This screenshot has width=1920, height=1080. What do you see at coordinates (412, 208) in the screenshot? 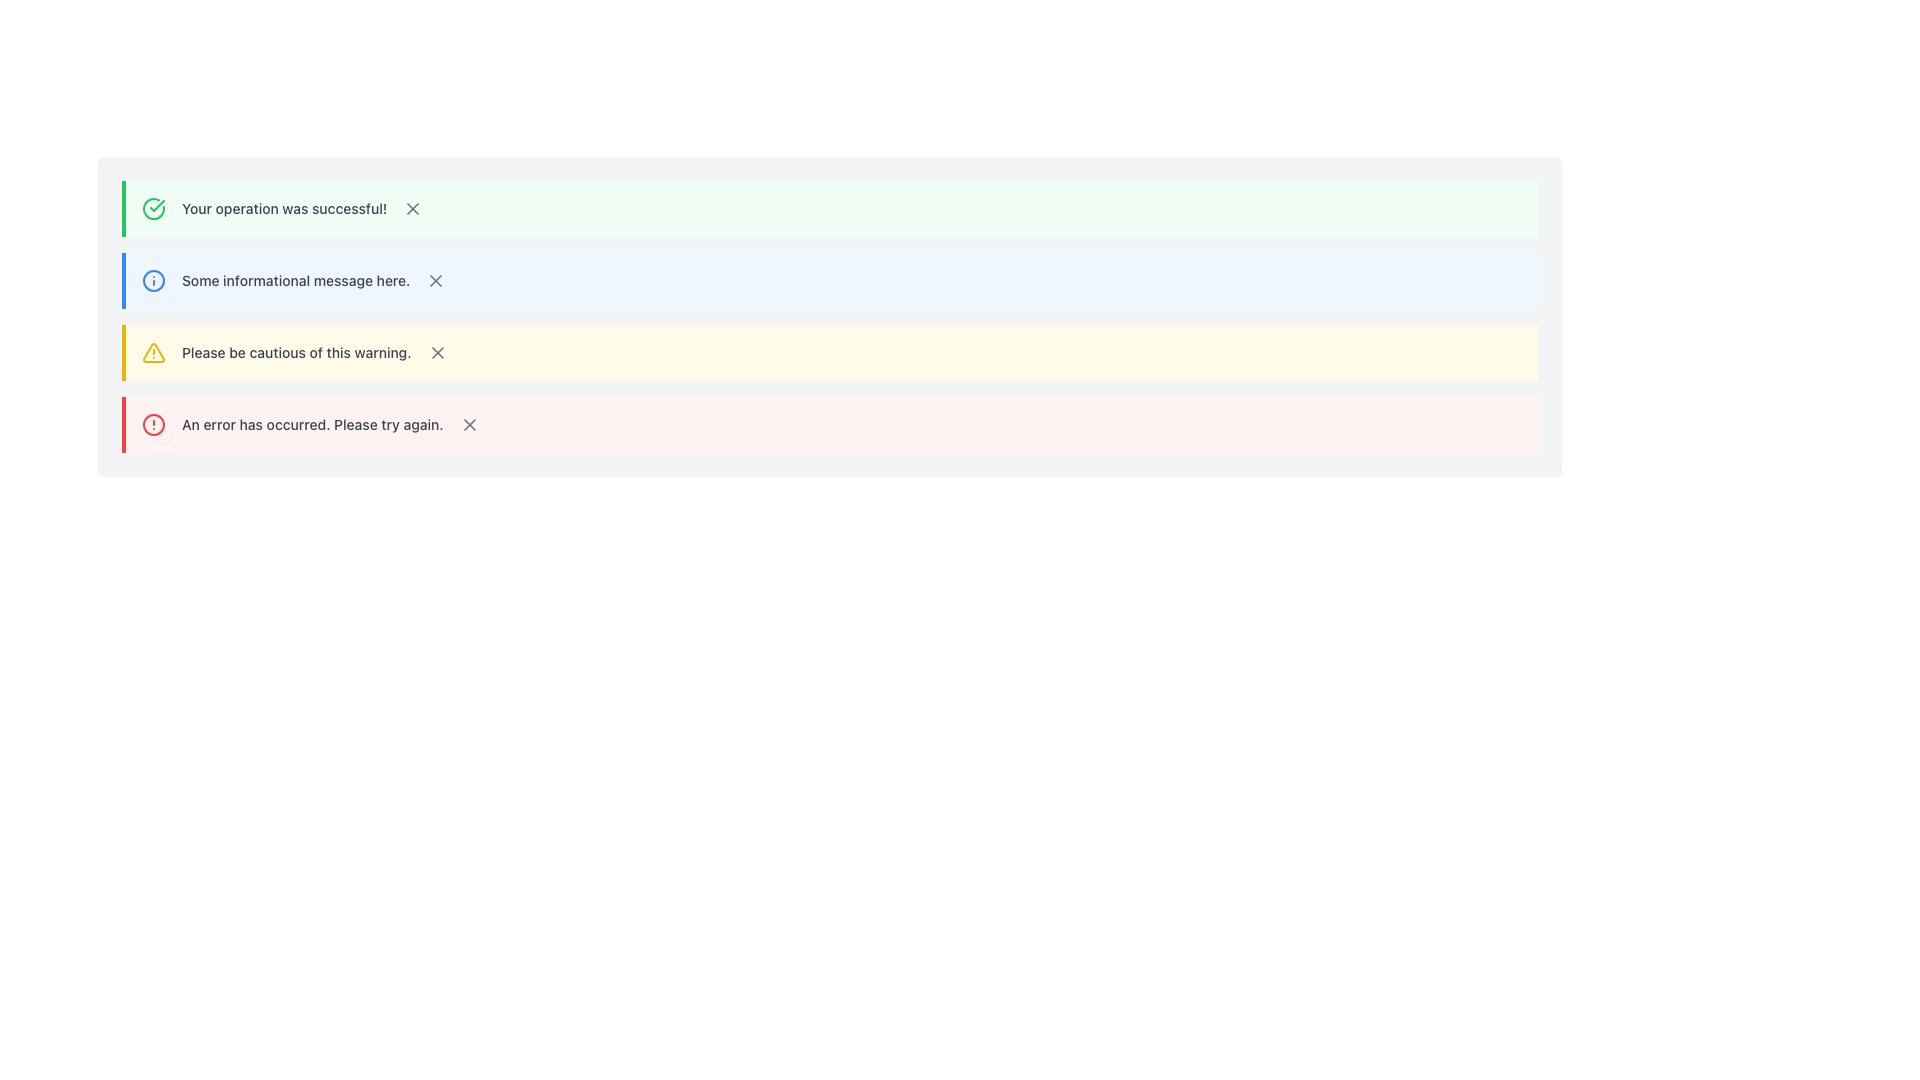
I see `the 'X' shaped icon, which is styled in gray and located at the right edge of the third notification box with a yellow left border` at bounding box center [412, 208].